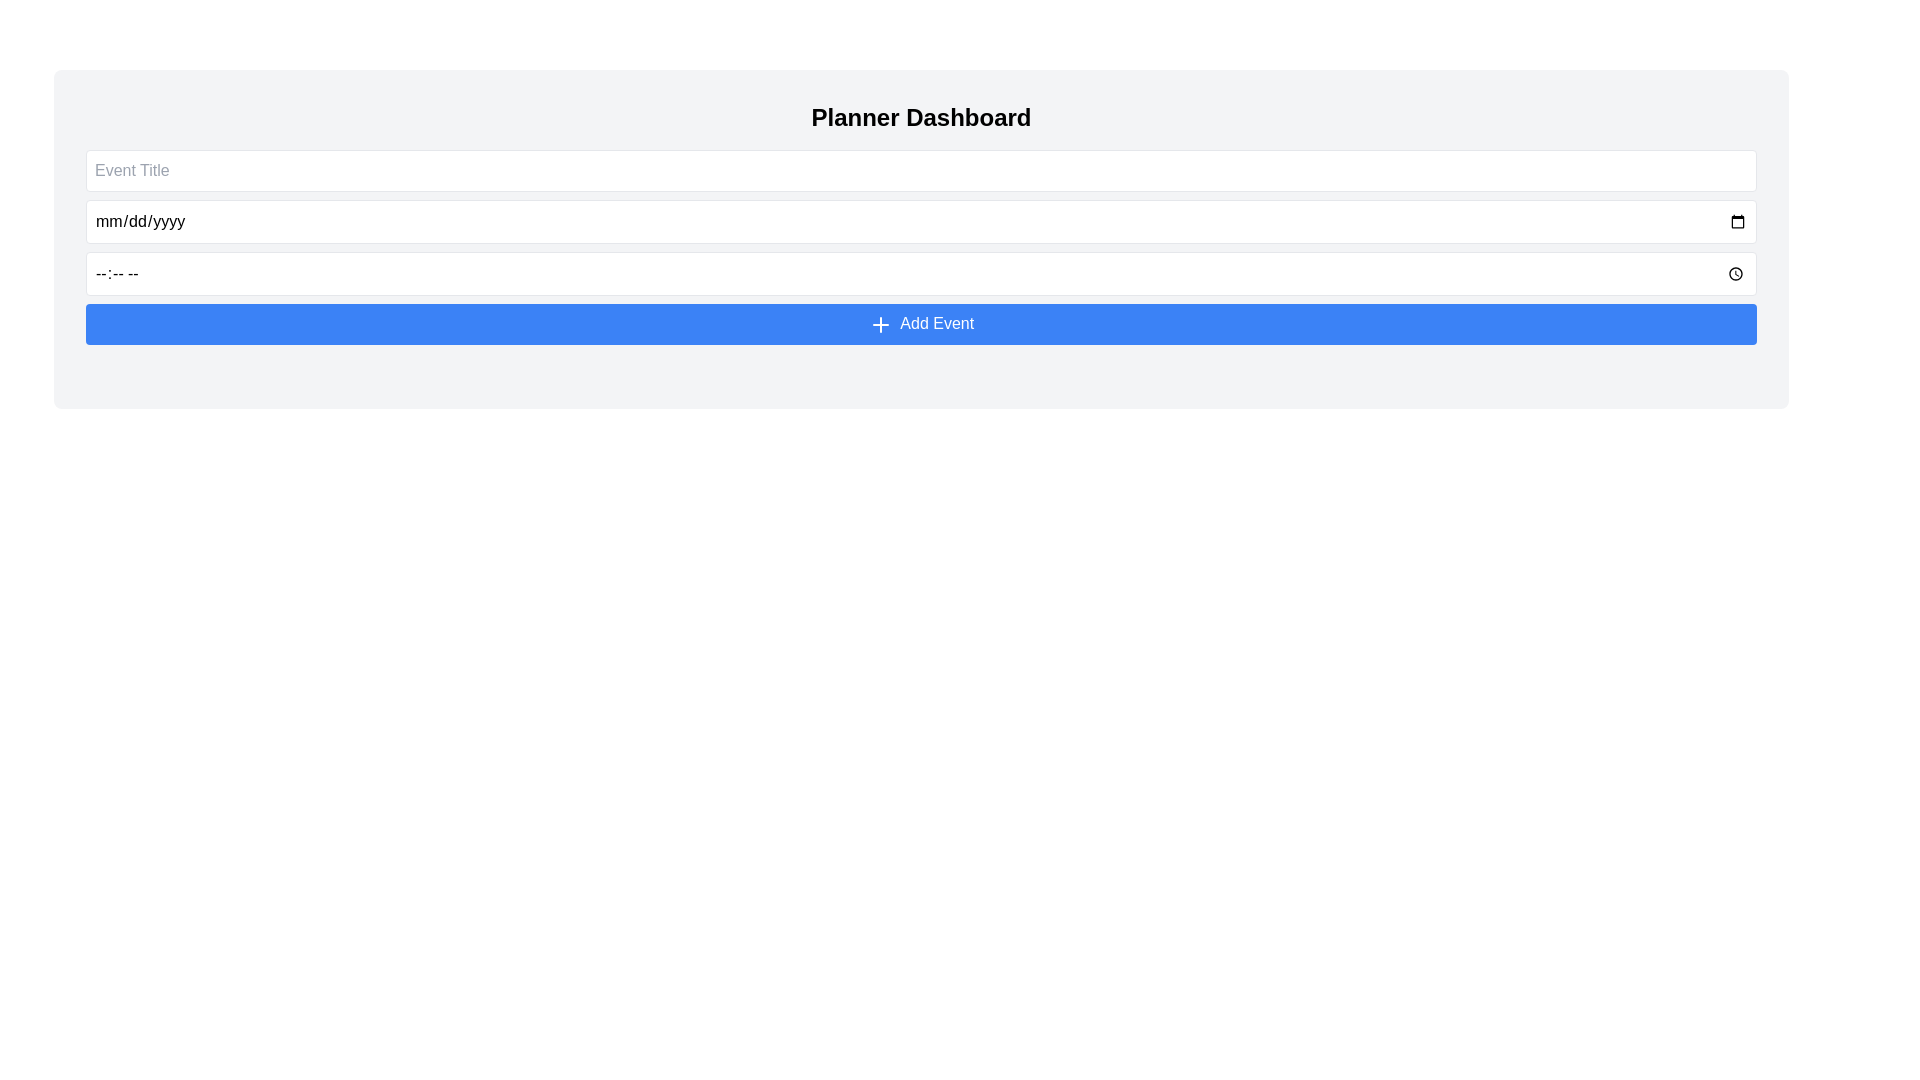 The image size is (1920, 1080). I want to click on the Time input field, which is styled with rounded corners and highlighted when focused, to set focus on it, so click(920, 273).